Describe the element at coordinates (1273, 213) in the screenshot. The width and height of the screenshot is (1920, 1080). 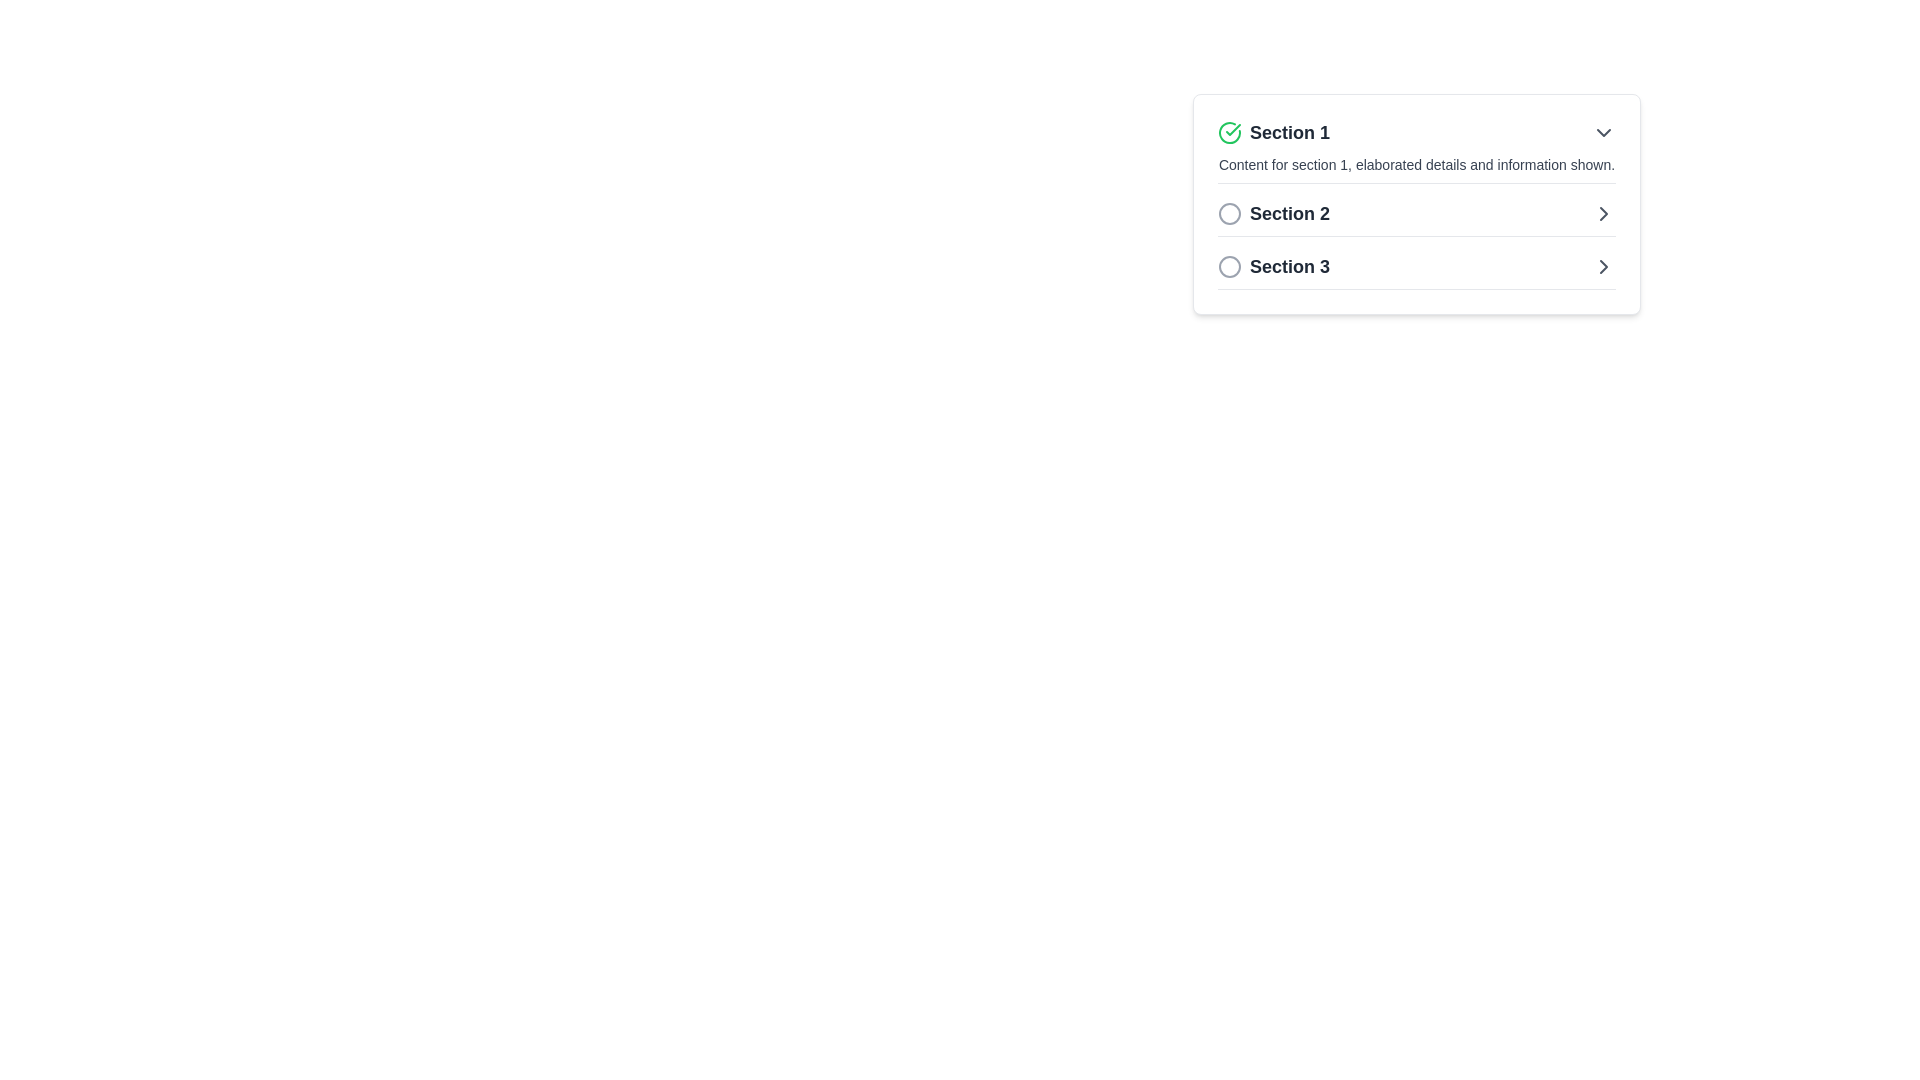
I see `the 'What this Text' header` at that location.